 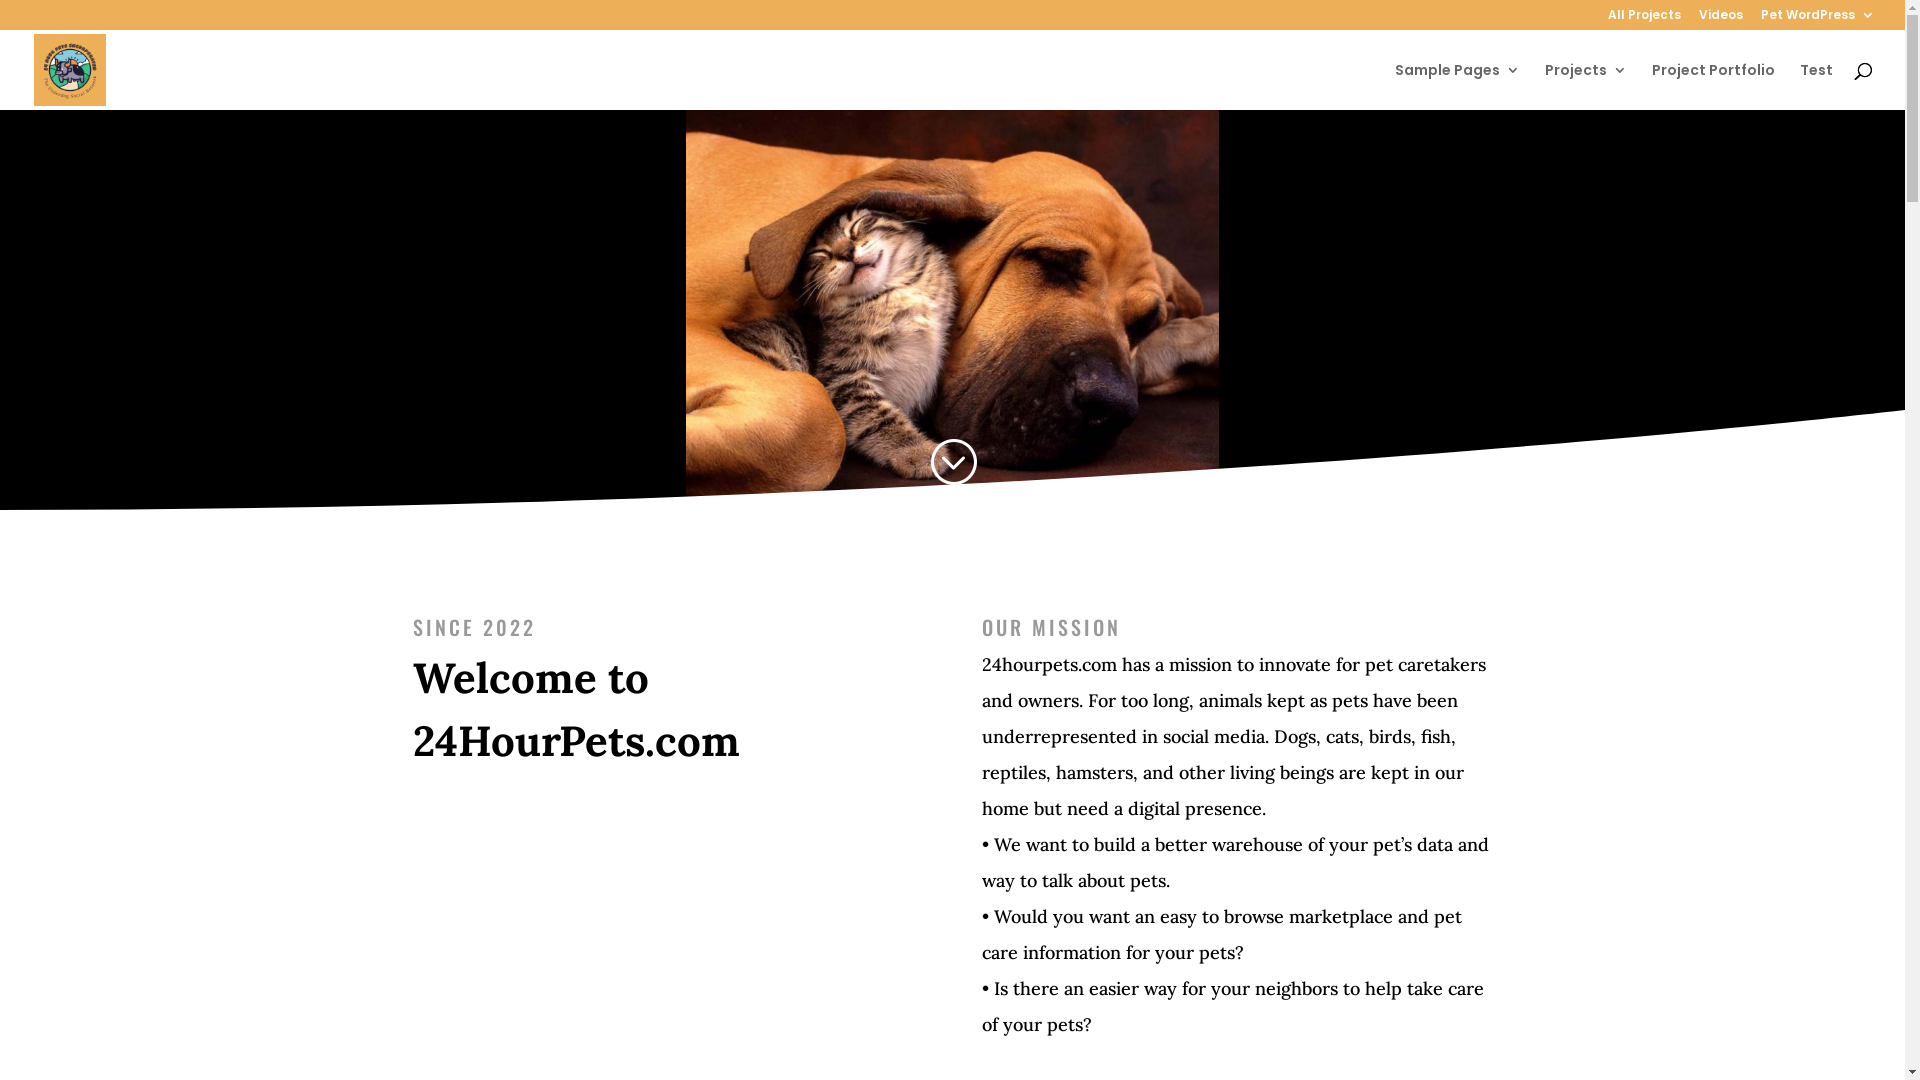 I want to click on 'Project Portfolio', so click(x=1712, y=85).